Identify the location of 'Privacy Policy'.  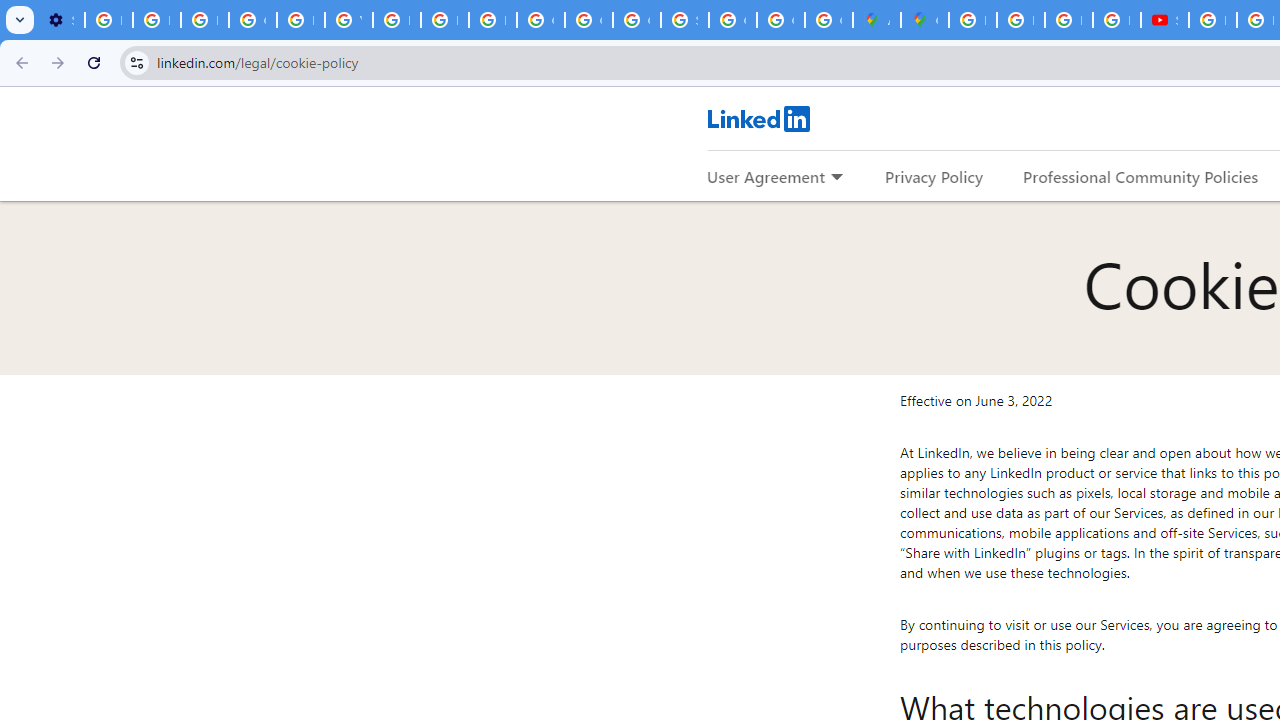
(933, 175).